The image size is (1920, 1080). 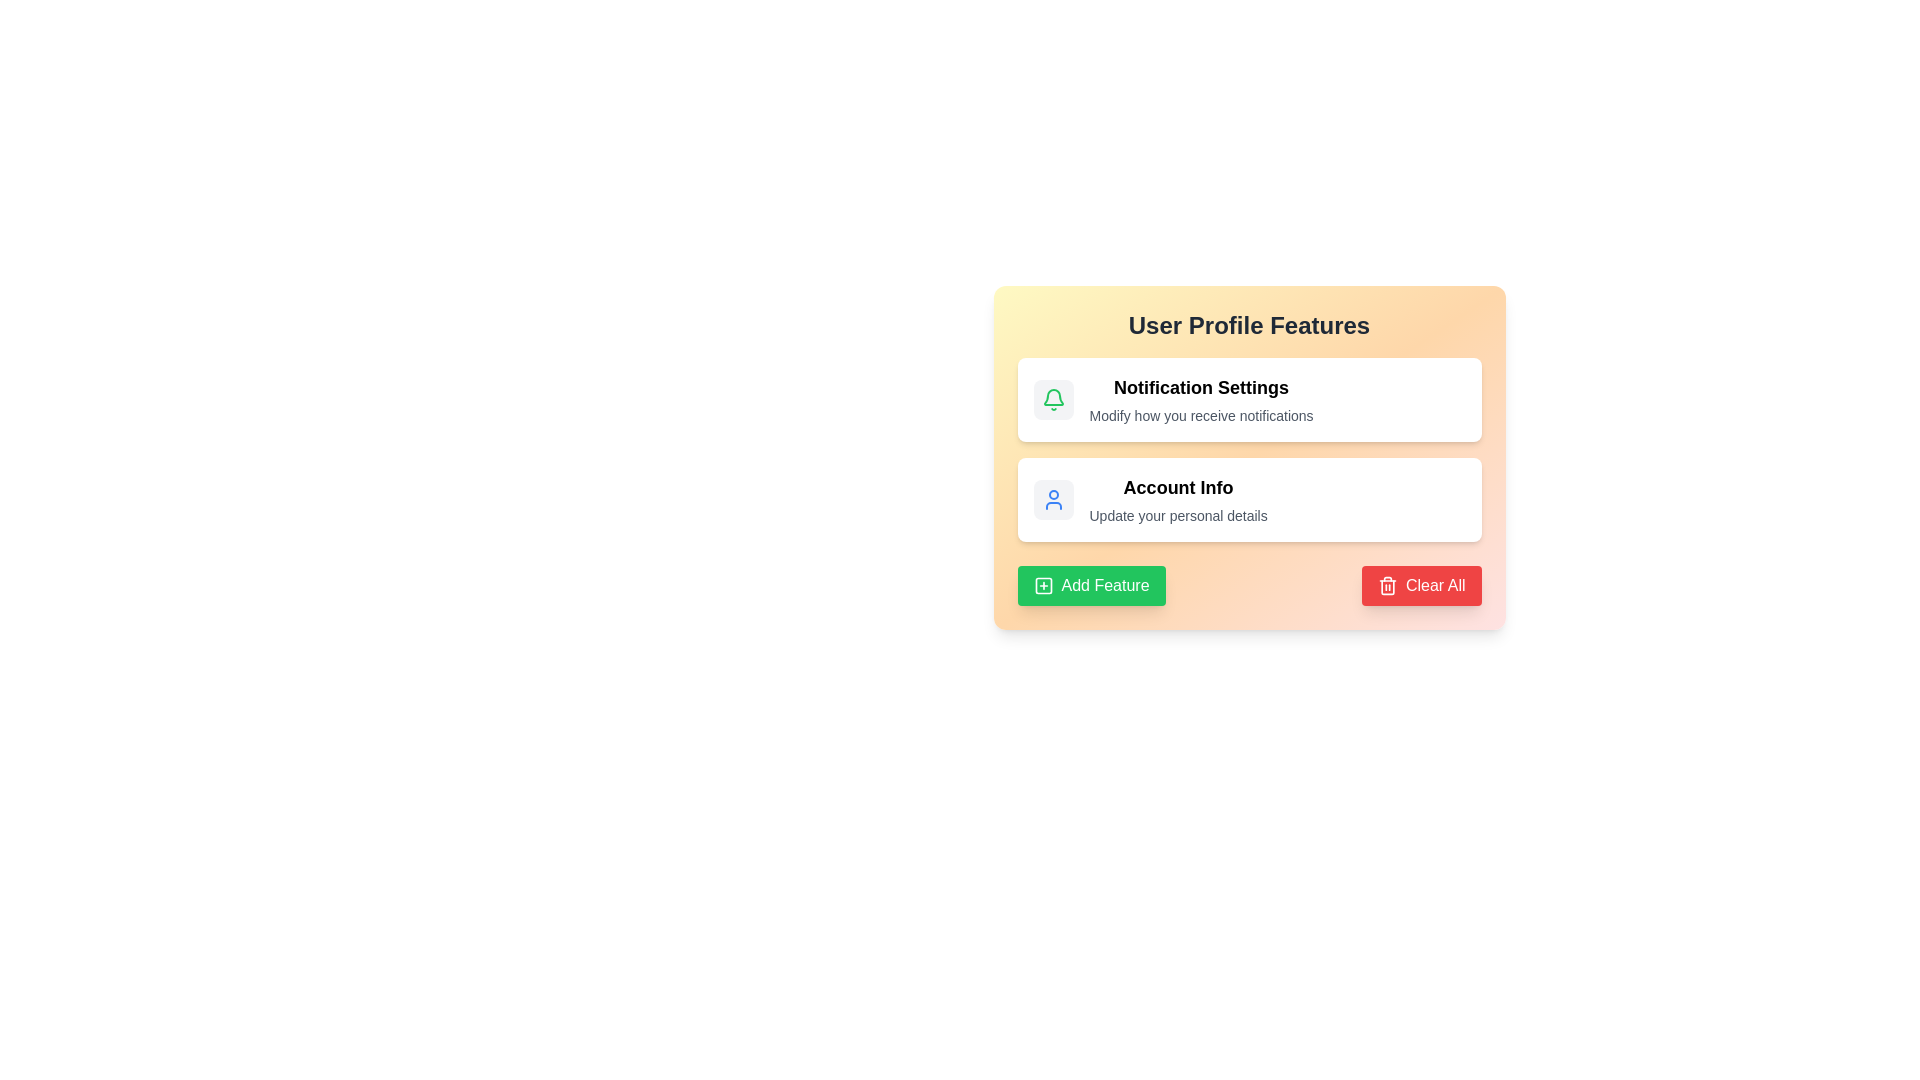 I want to click on the red-colored trash can icon located on the left side of the 'Clear All' button at the bottom right of the card interface, so click(x=1386, y=585).